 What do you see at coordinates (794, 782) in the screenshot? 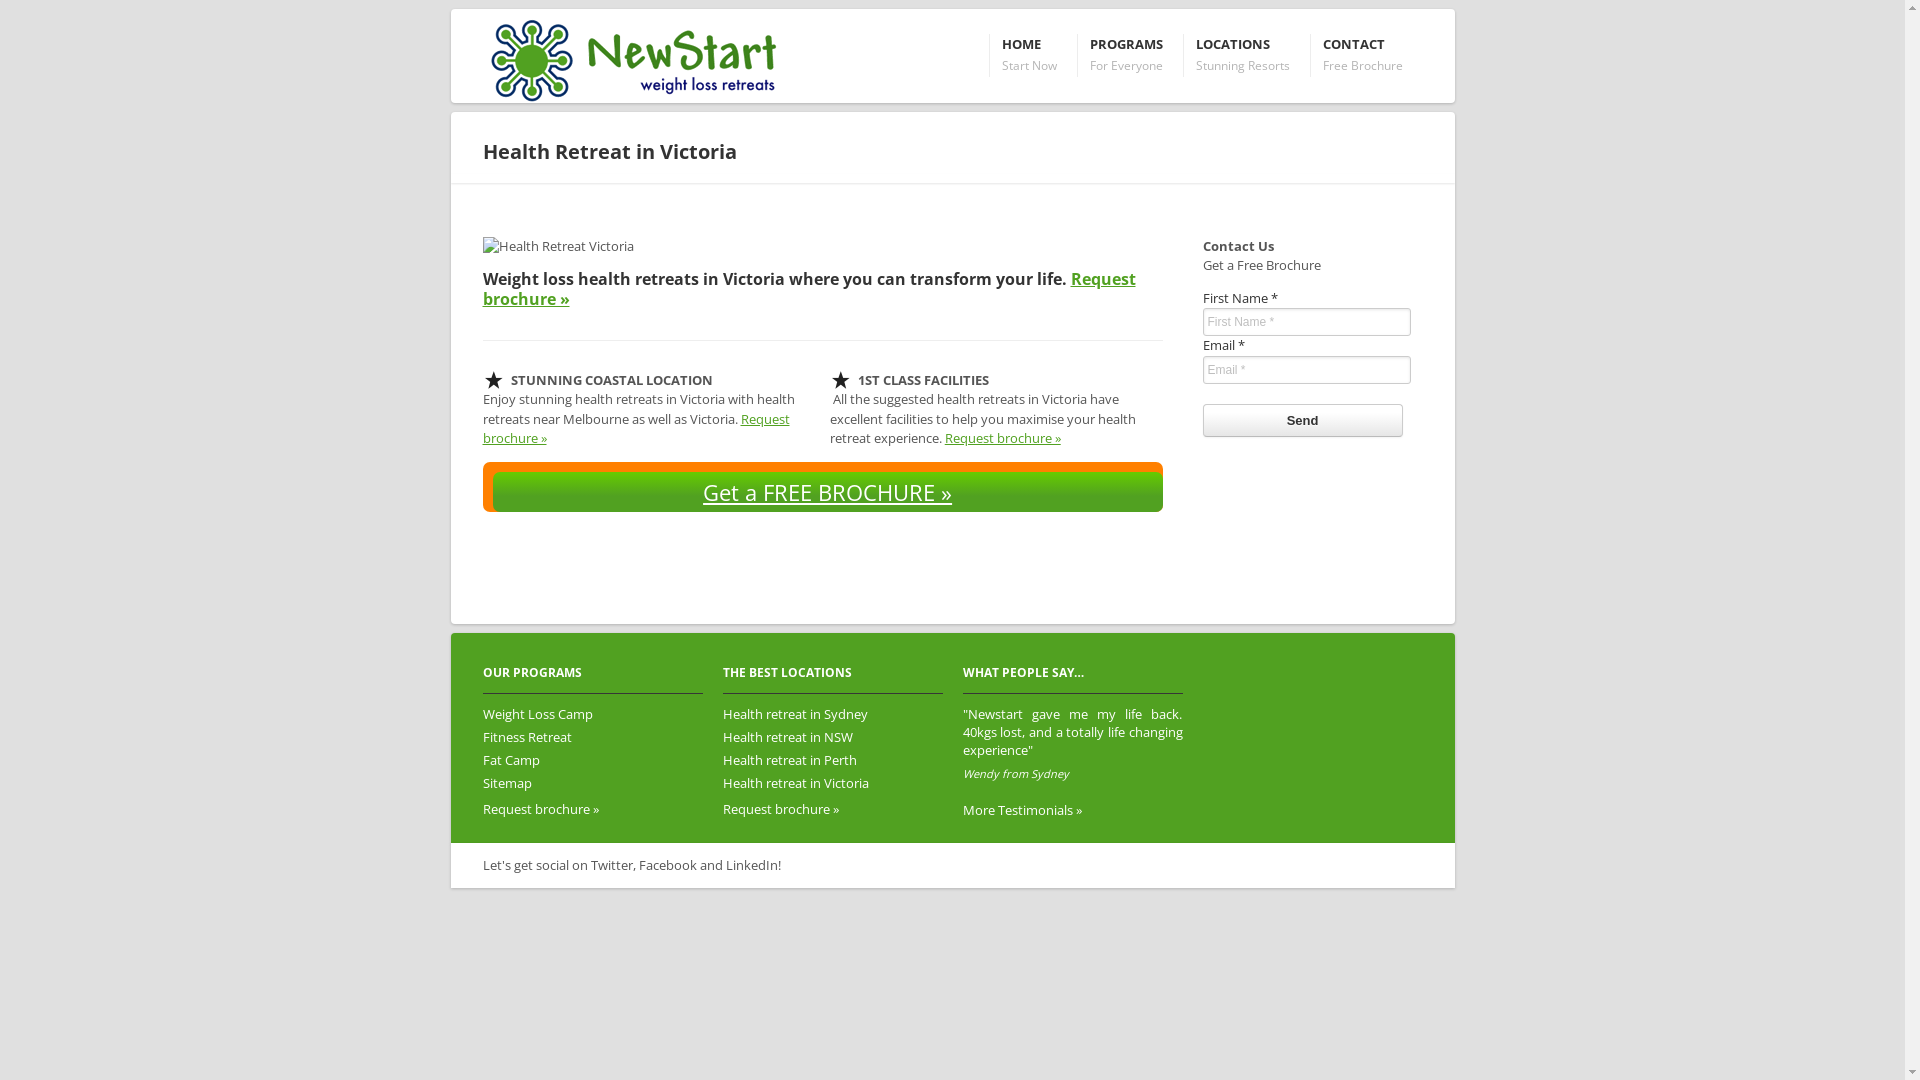
I see `'Health retreat in Victoria'` at bounding box center [794, 782].